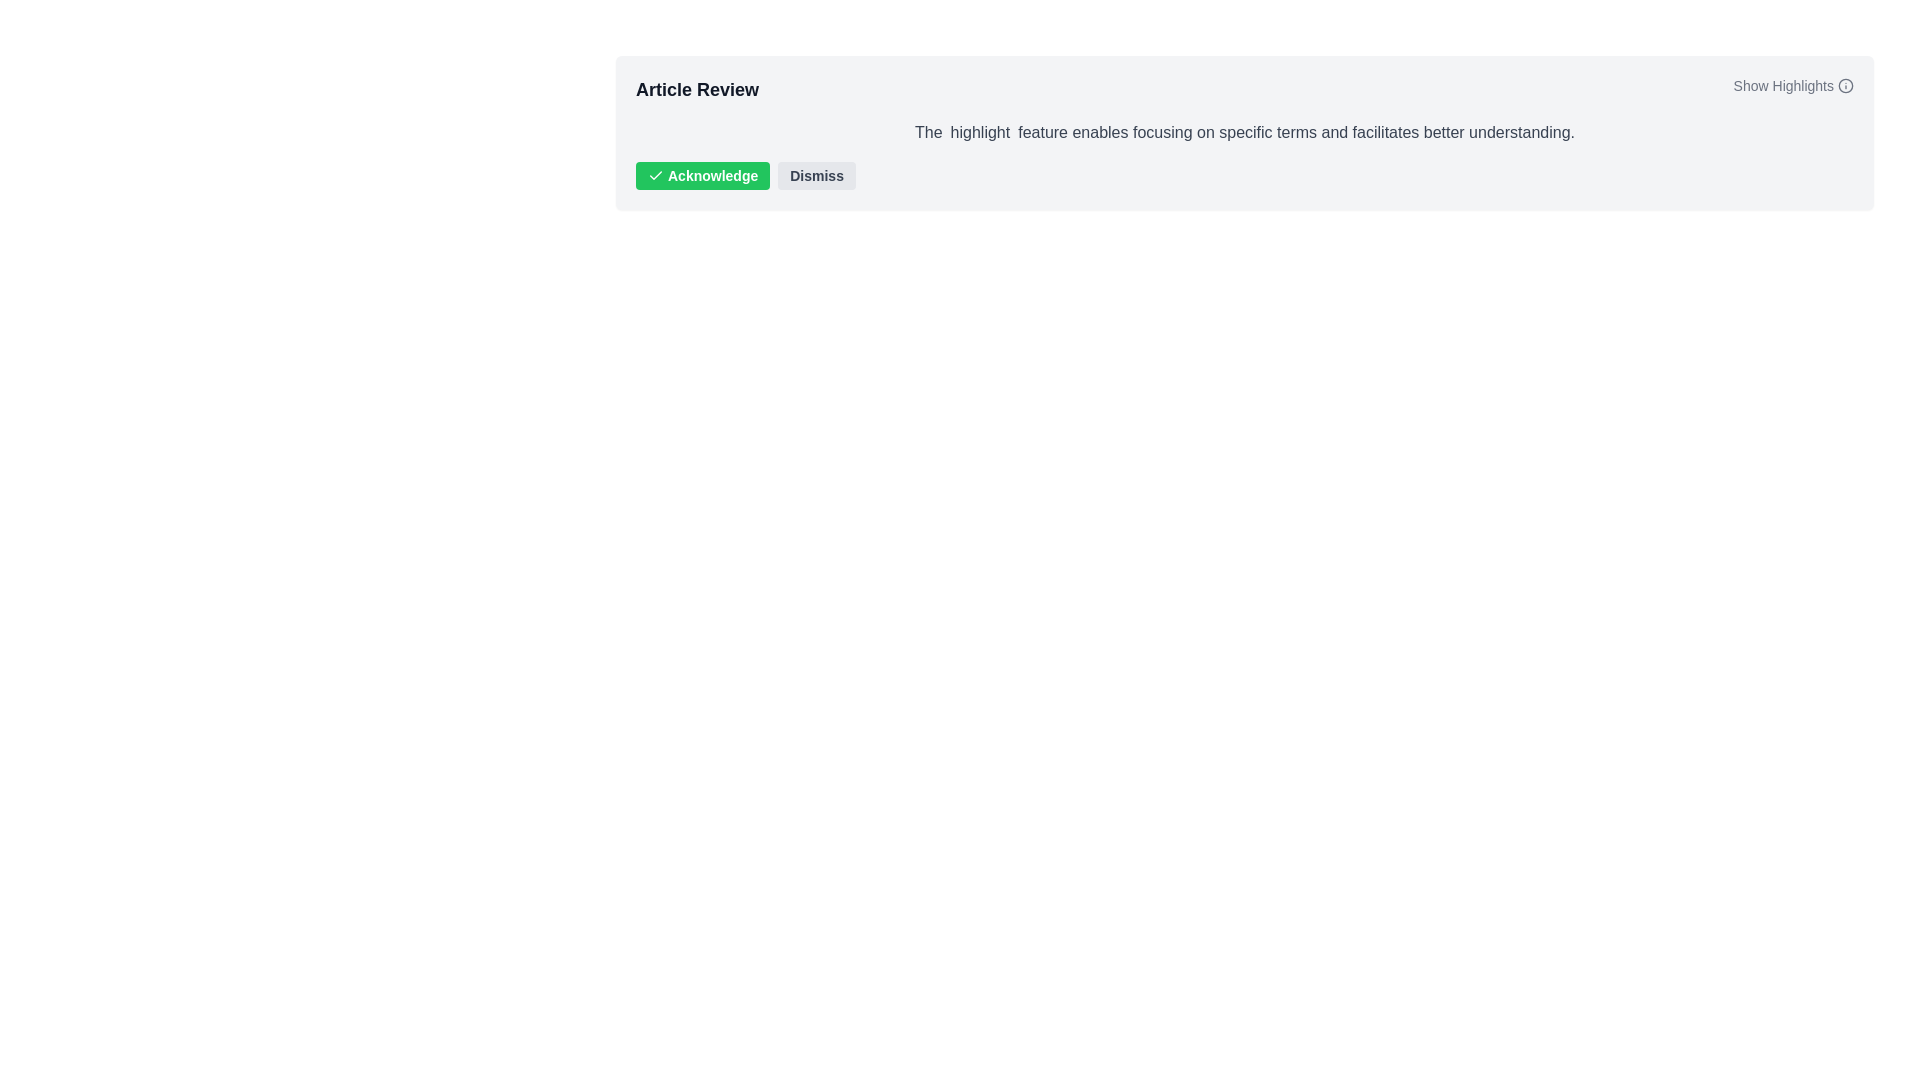 The width and height of the screenshot is (1920, 1080). Describe the element at coordinates (1793, 84) in the screenshot. I see `the 'Show Highlights' link located at the far right of the 'Article Review' section header` at that location.